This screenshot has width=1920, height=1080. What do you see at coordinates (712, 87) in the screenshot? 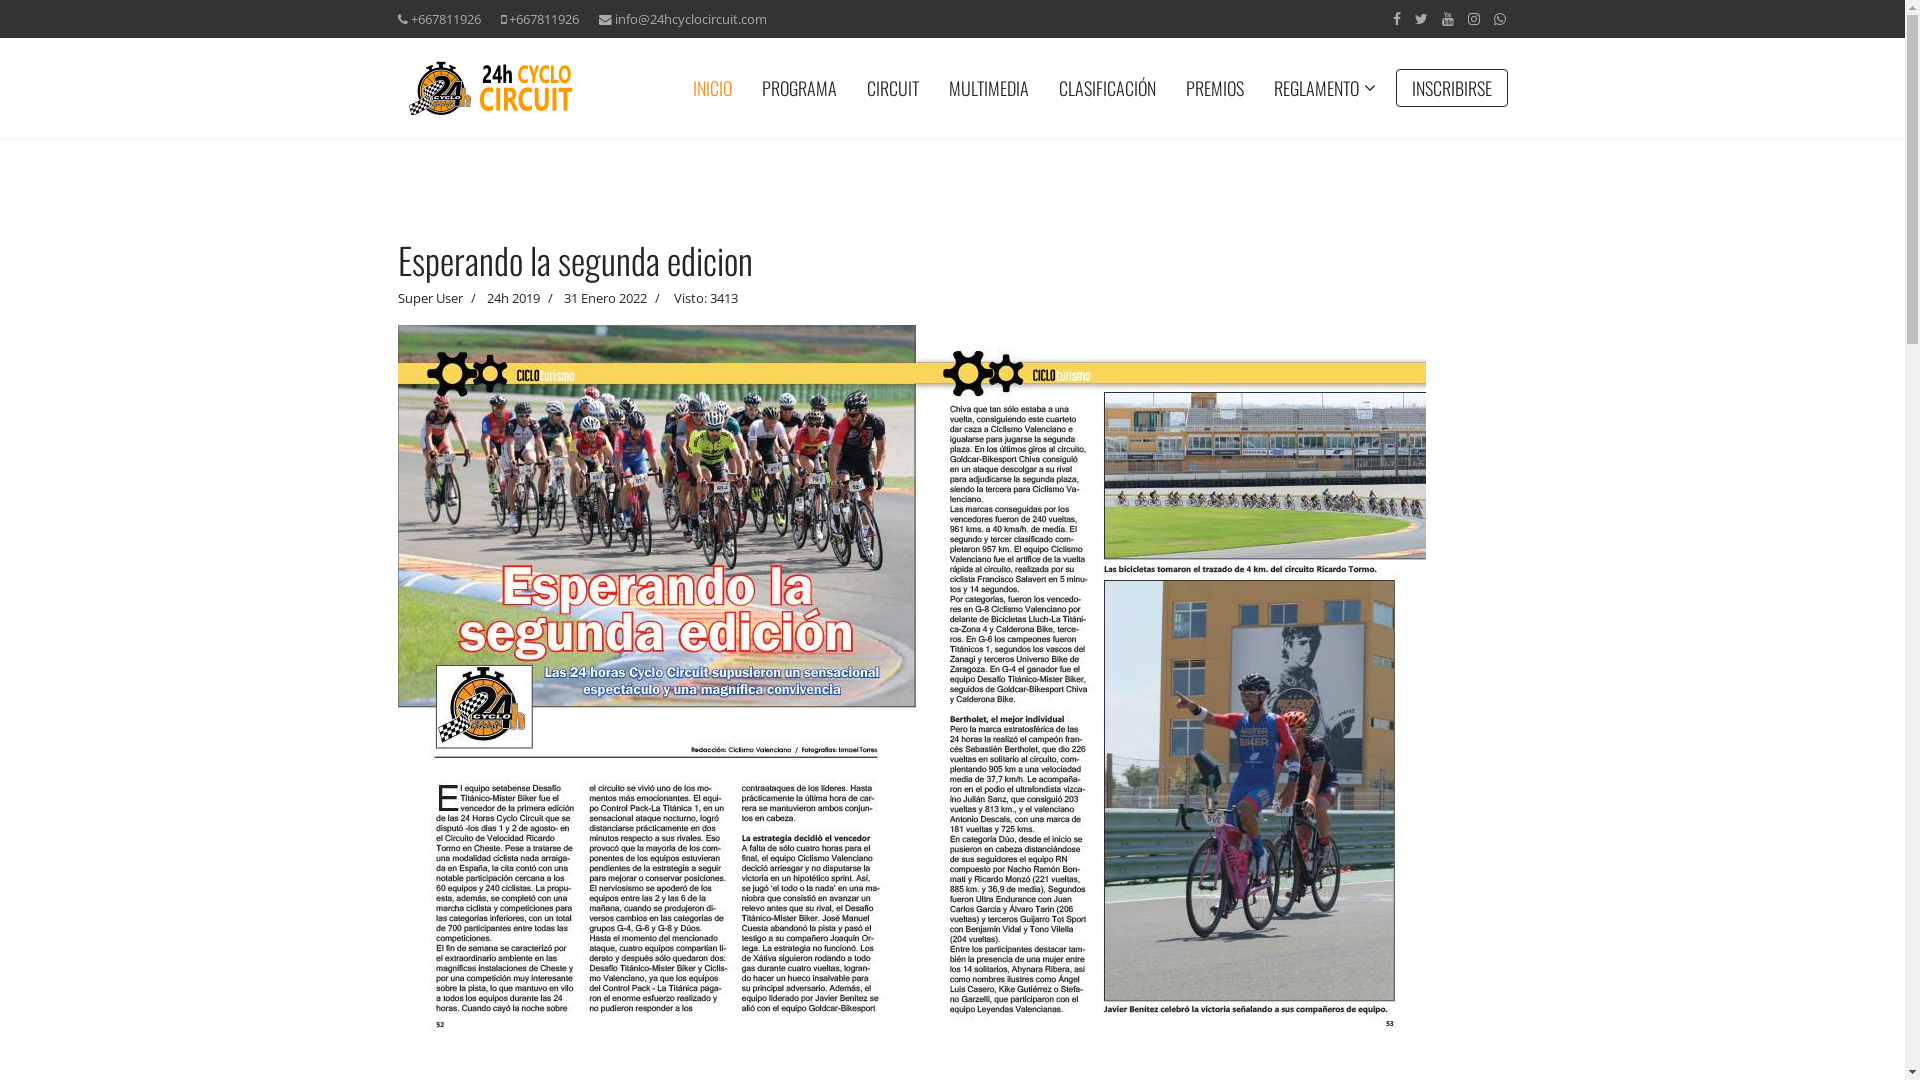
I see `'INICIO'` at bounding box center [712, 87].